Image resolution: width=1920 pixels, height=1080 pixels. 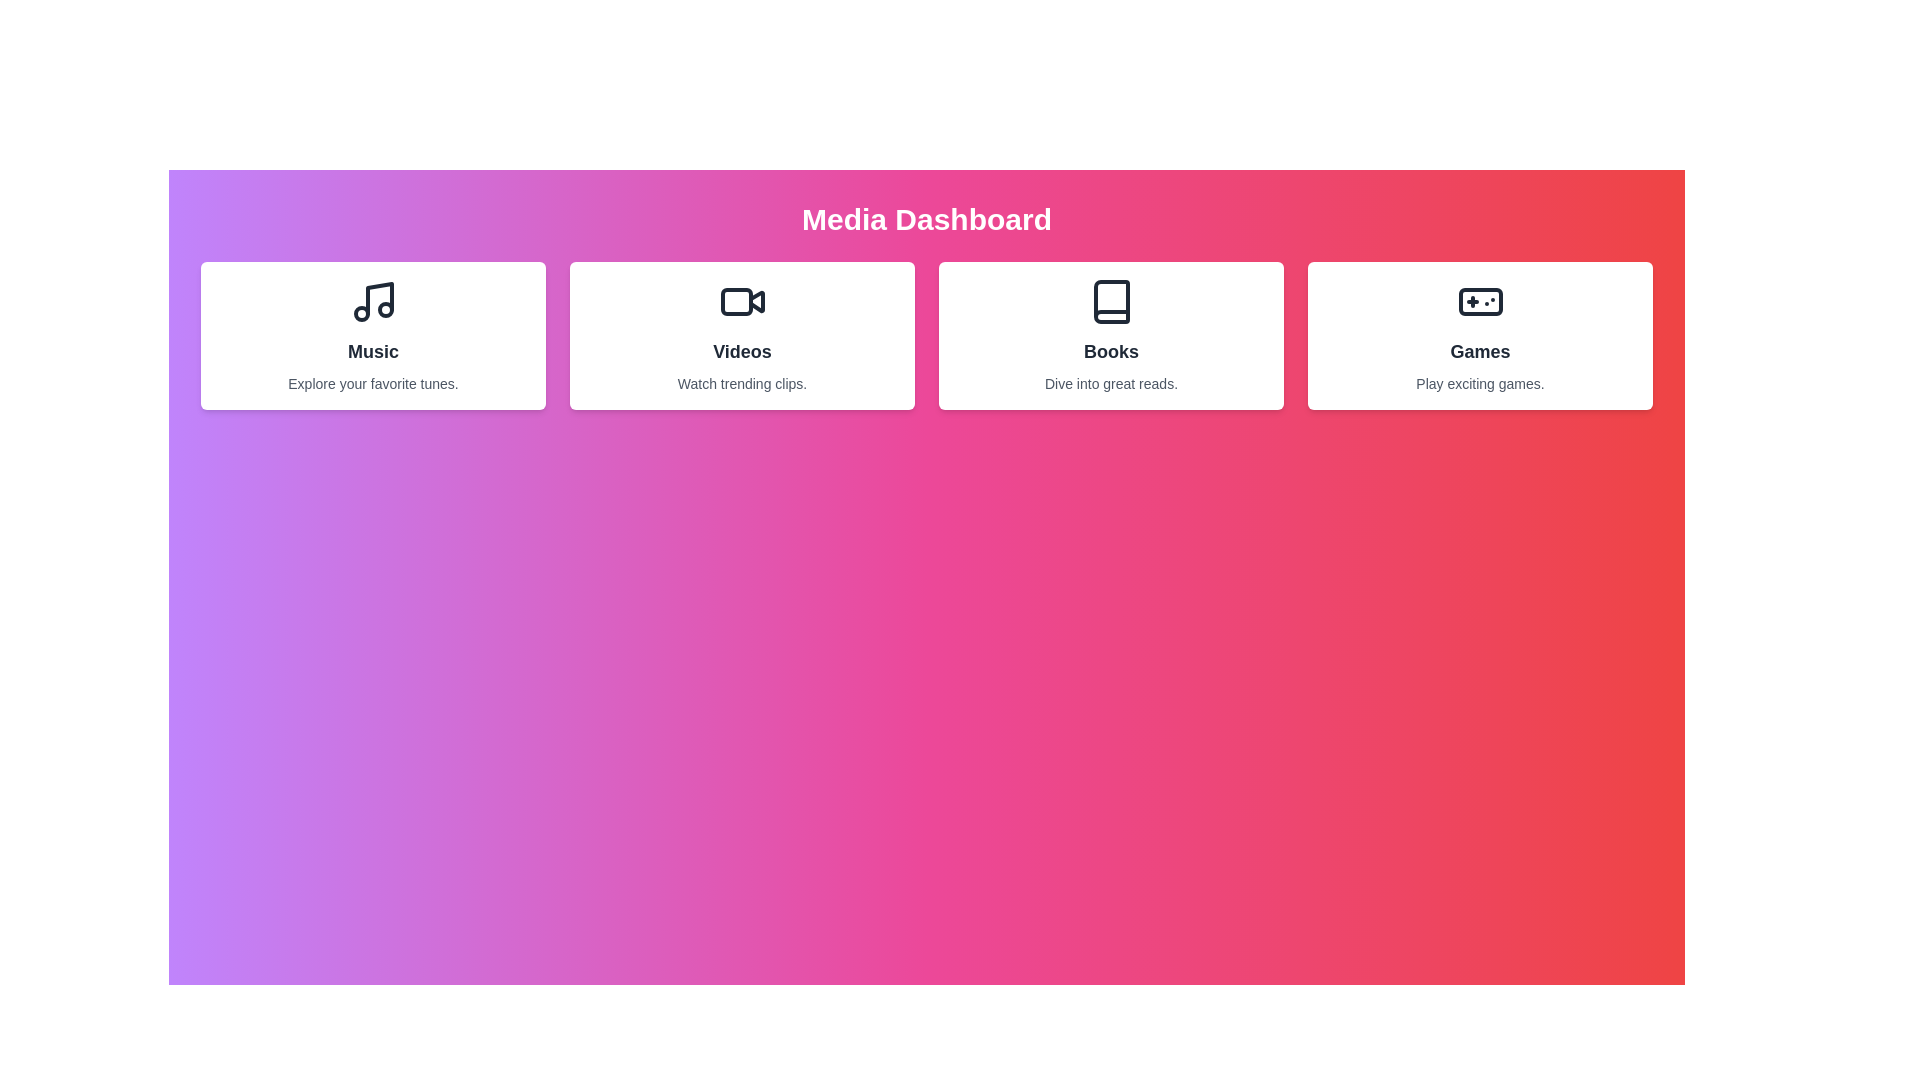 What do you see at coordinates (1110, 334) in the screenshot?
I see `the third card in the grid layout, which features a white background, a centered open book icon, a bold title 'Books', and a smaller gray text 'Dive into great reads.'` at bounding box center [1110, 334].